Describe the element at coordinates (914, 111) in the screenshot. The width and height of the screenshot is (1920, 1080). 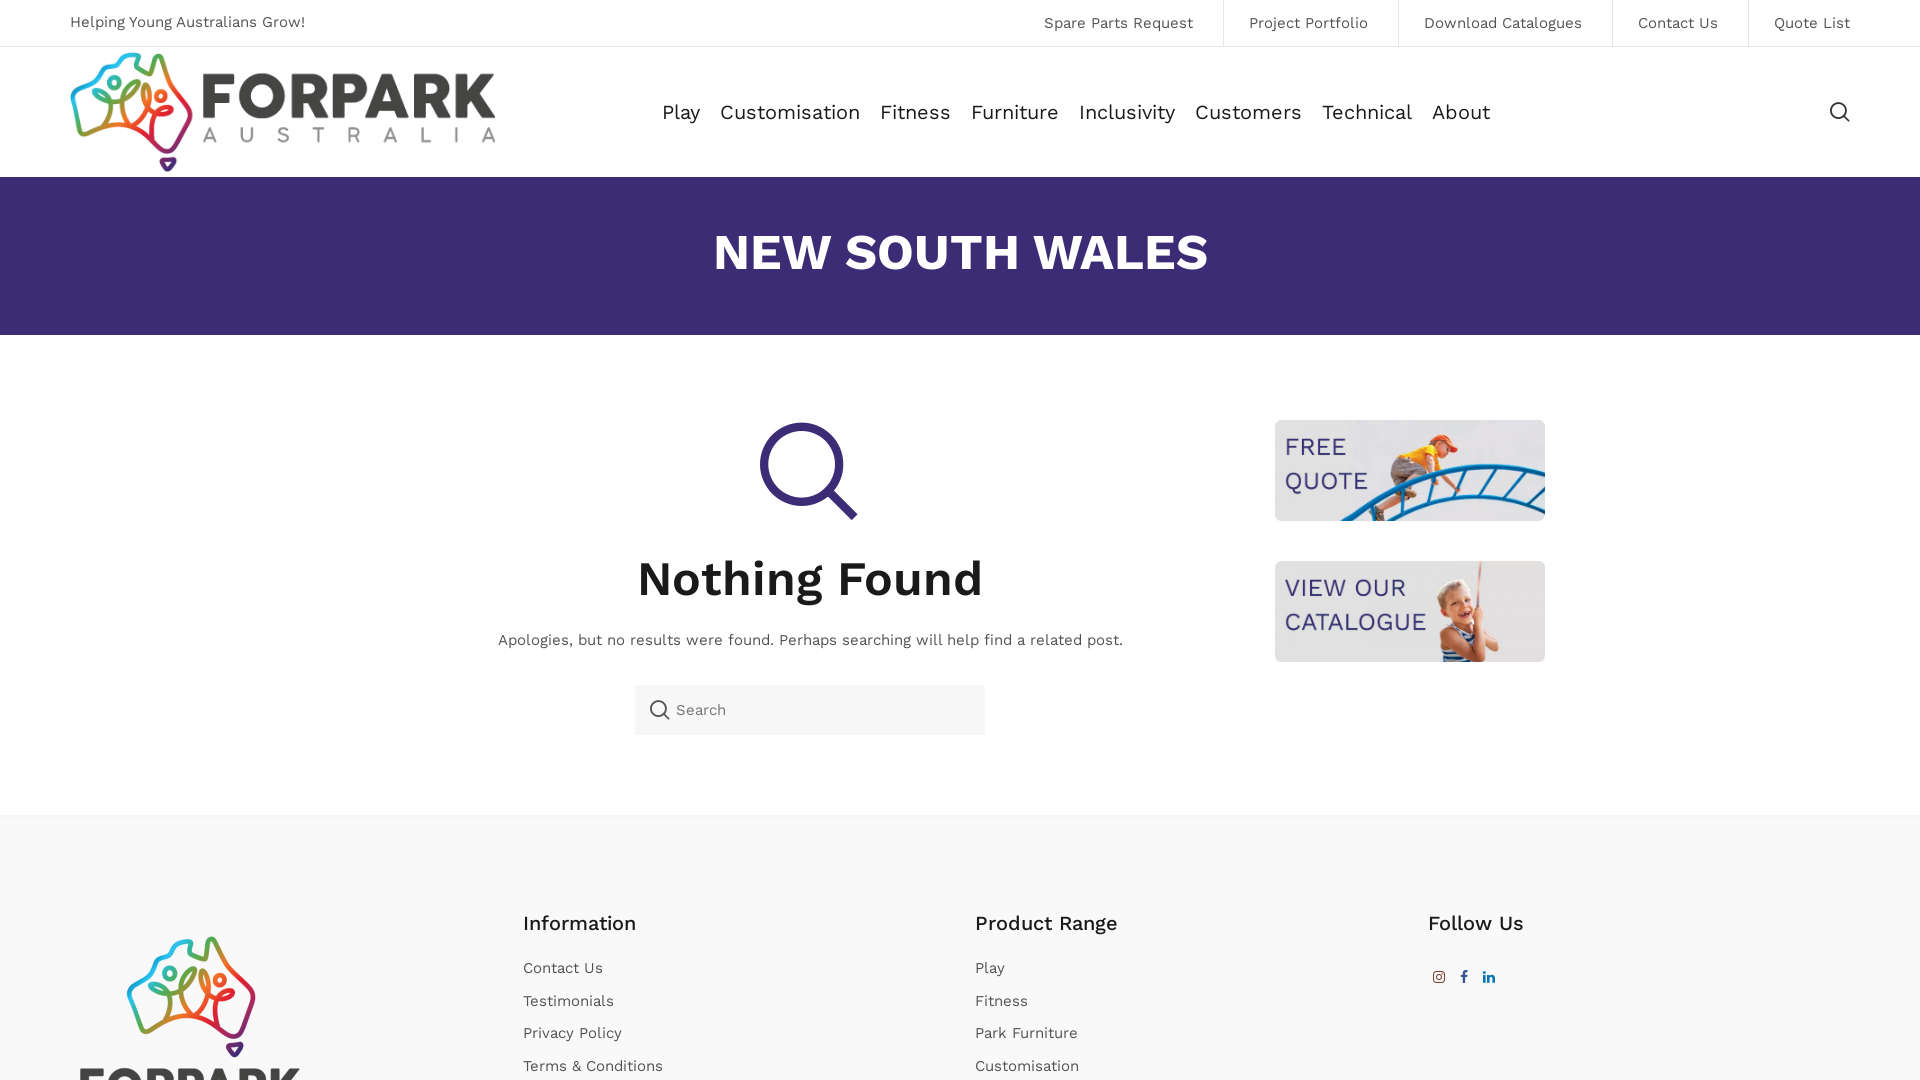
I see `'Fitness'` at that location.